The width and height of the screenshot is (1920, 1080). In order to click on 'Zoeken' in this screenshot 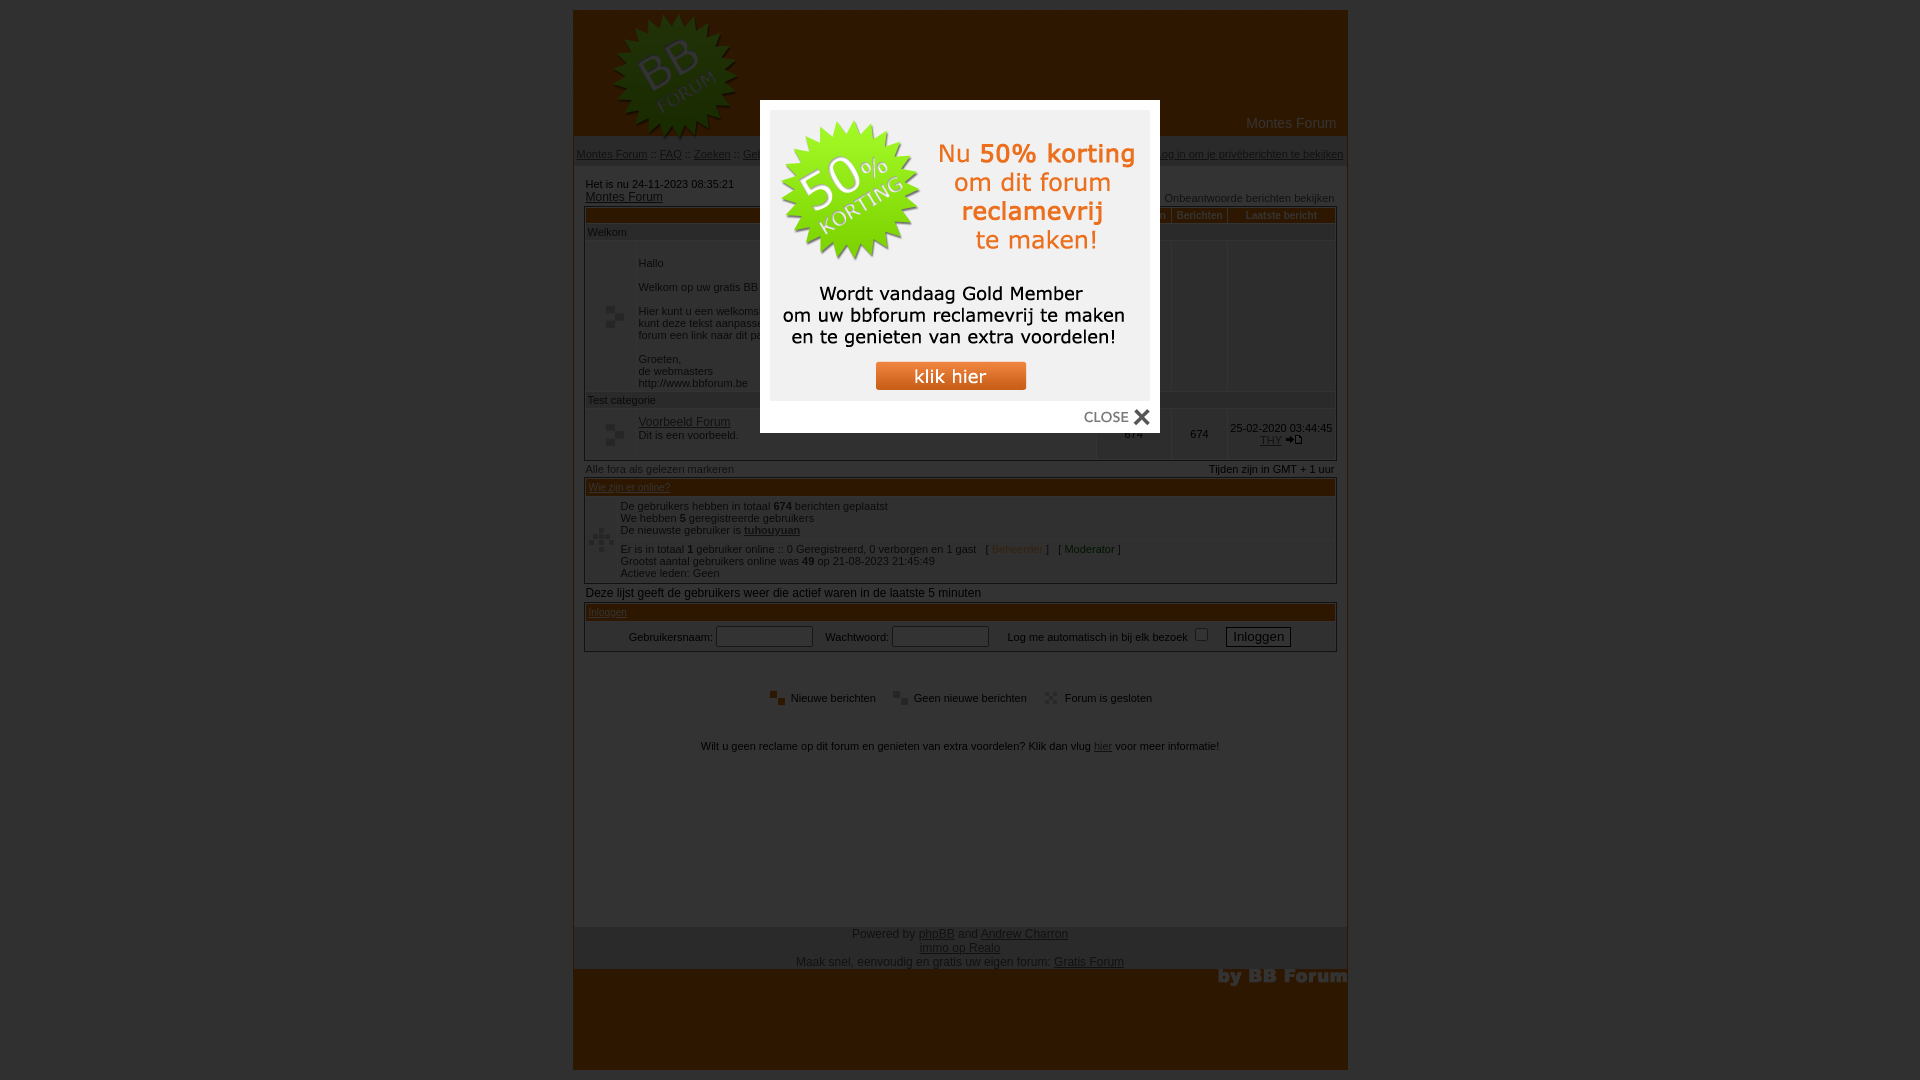, I will do `click(712, 153)`.